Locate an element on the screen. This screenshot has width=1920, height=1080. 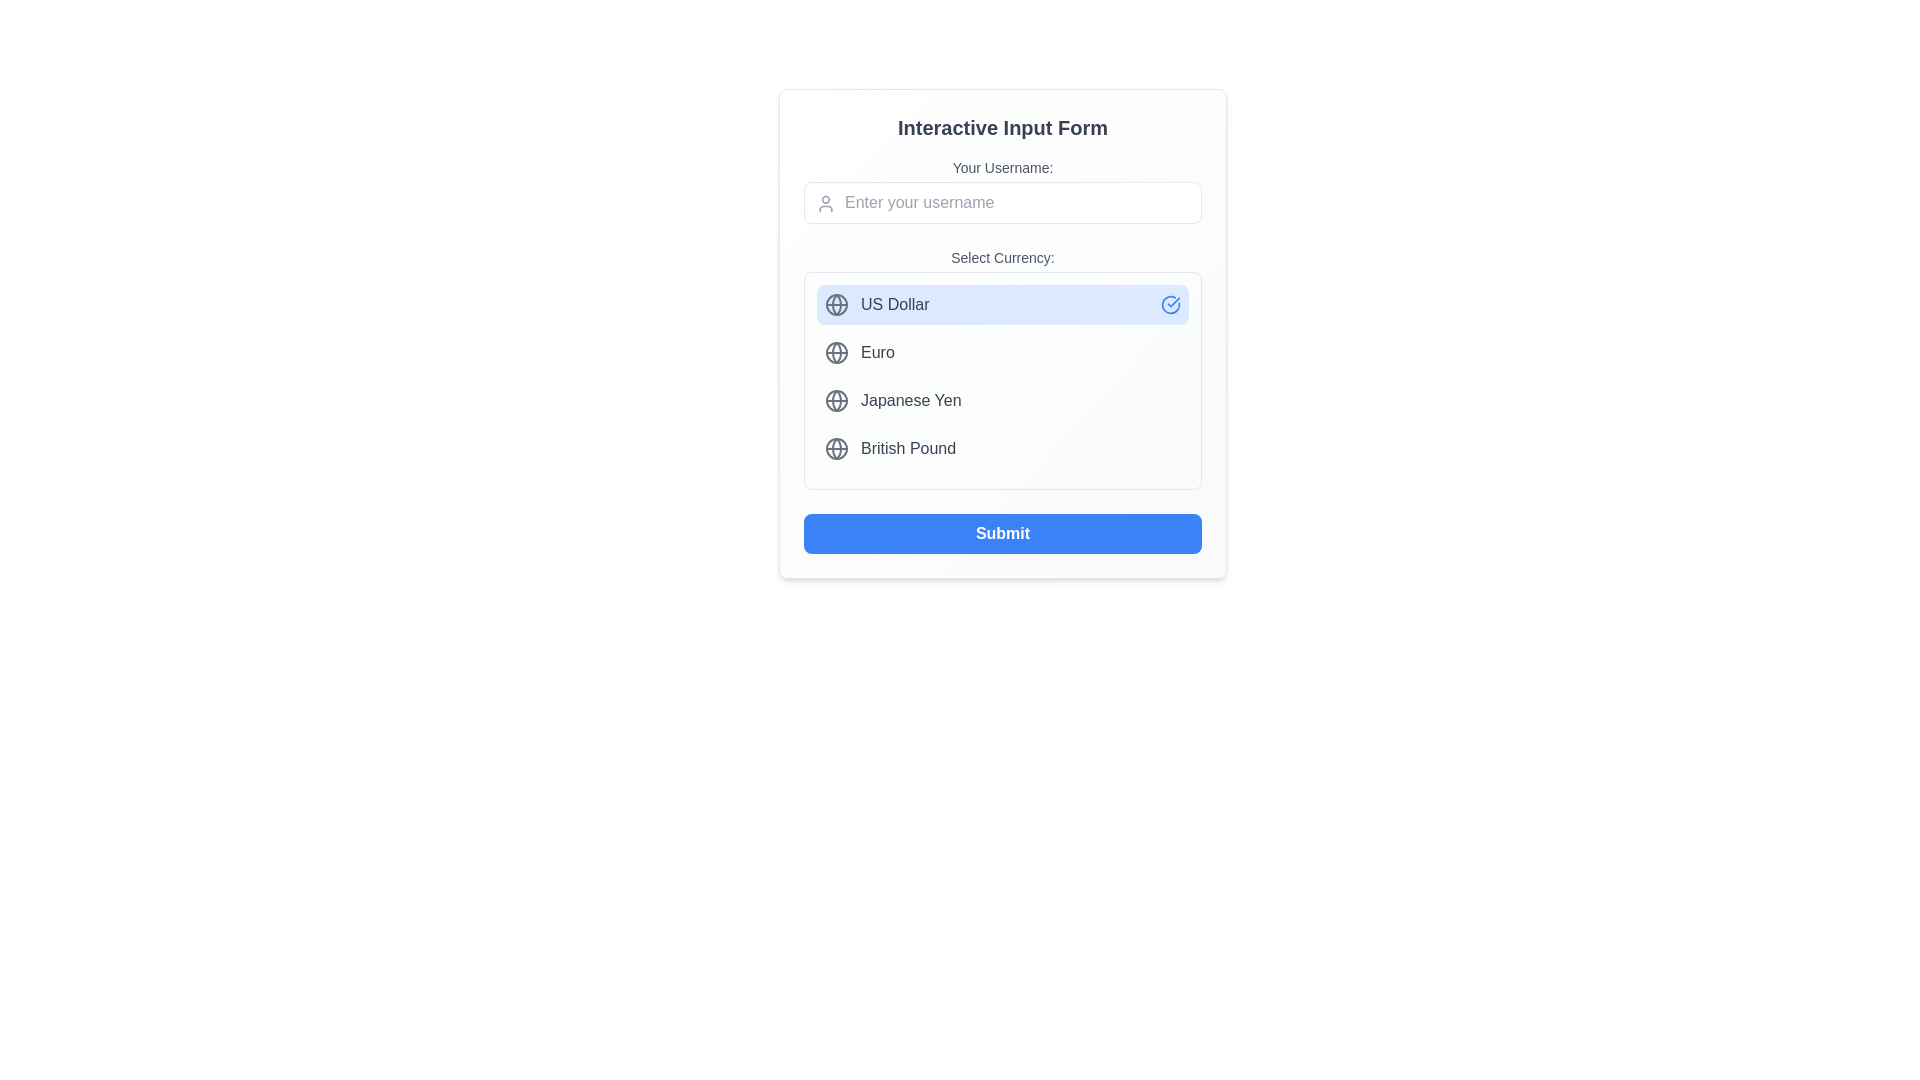
the text label displaying 'US Dollar', which is styled with a medium font weight and gray color, located within a list of currency options is located at coordinates (894, 304).